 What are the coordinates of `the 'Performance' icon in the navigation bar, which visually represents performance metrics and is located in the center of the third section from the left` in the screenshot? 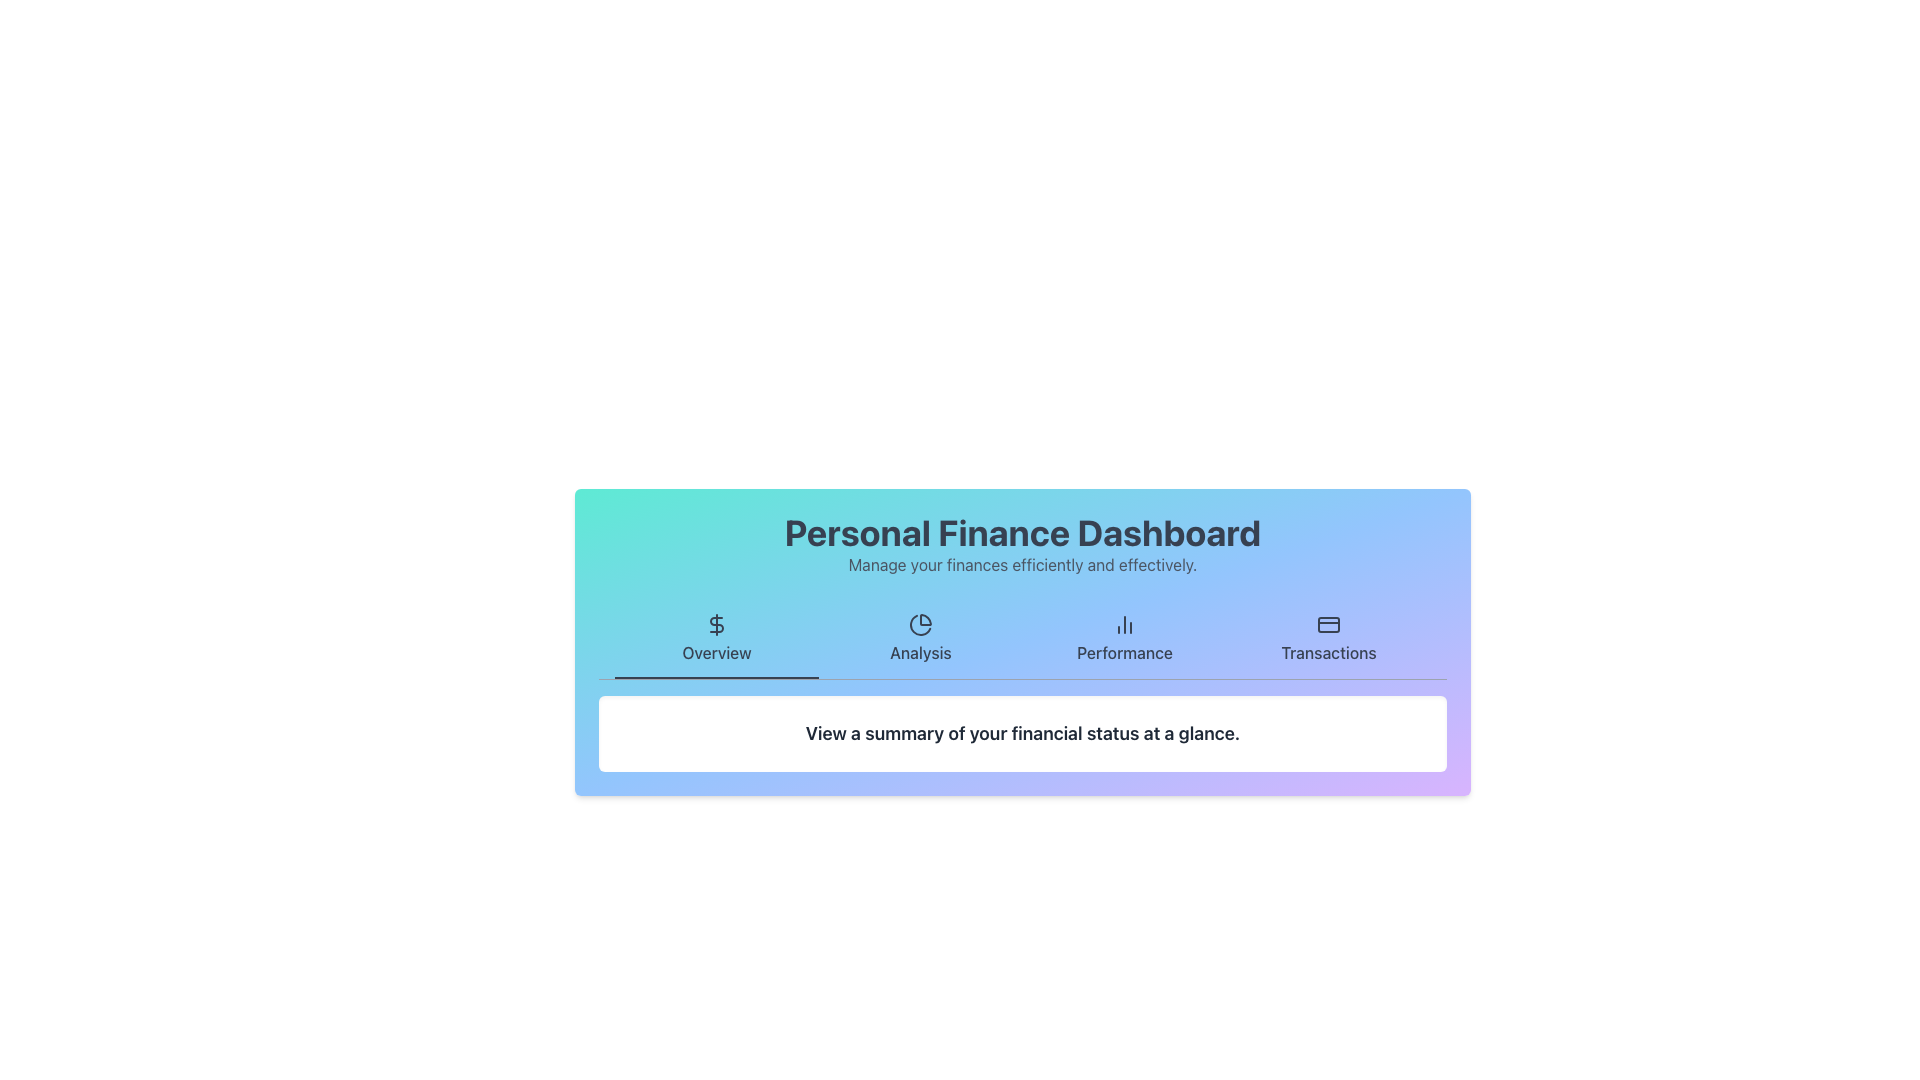 It's located at (1124, 623).